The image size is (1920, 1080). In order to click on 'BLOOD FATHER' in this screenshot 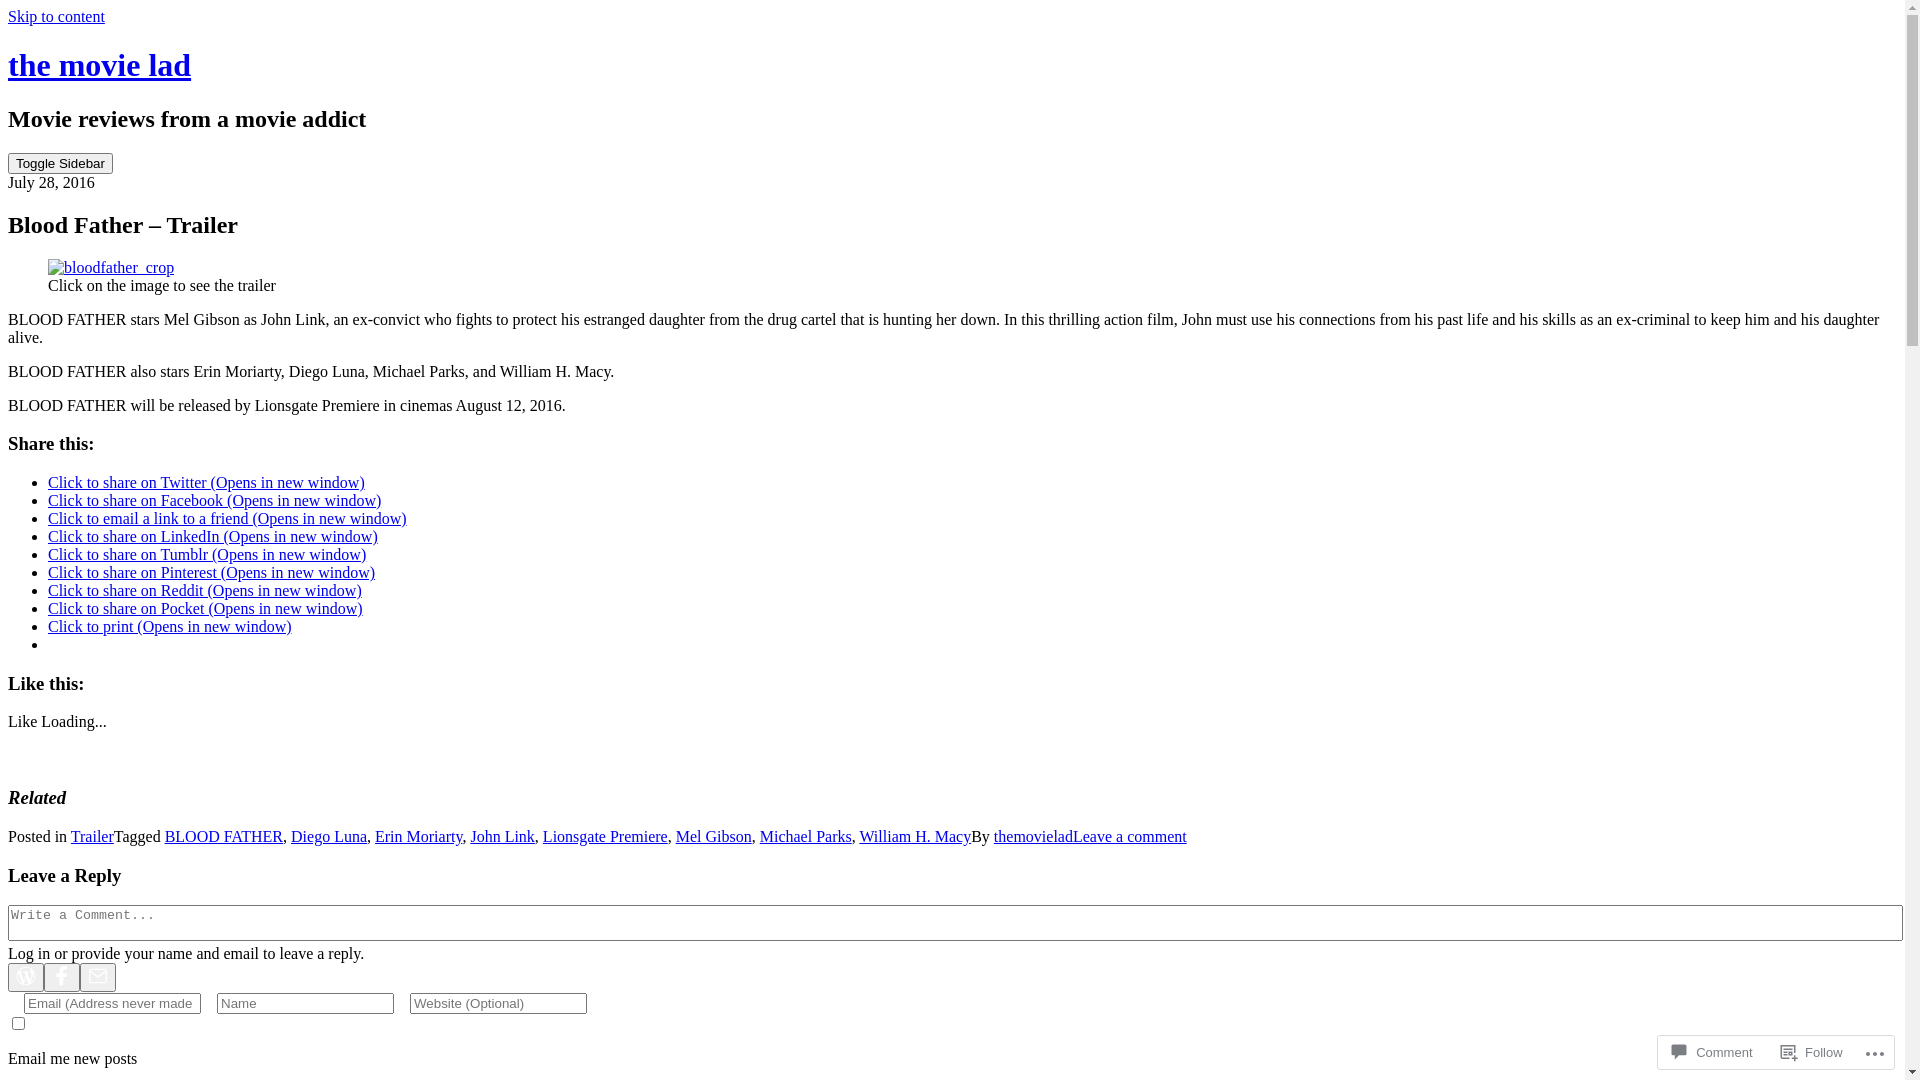, I will do `click(224, 836)`.